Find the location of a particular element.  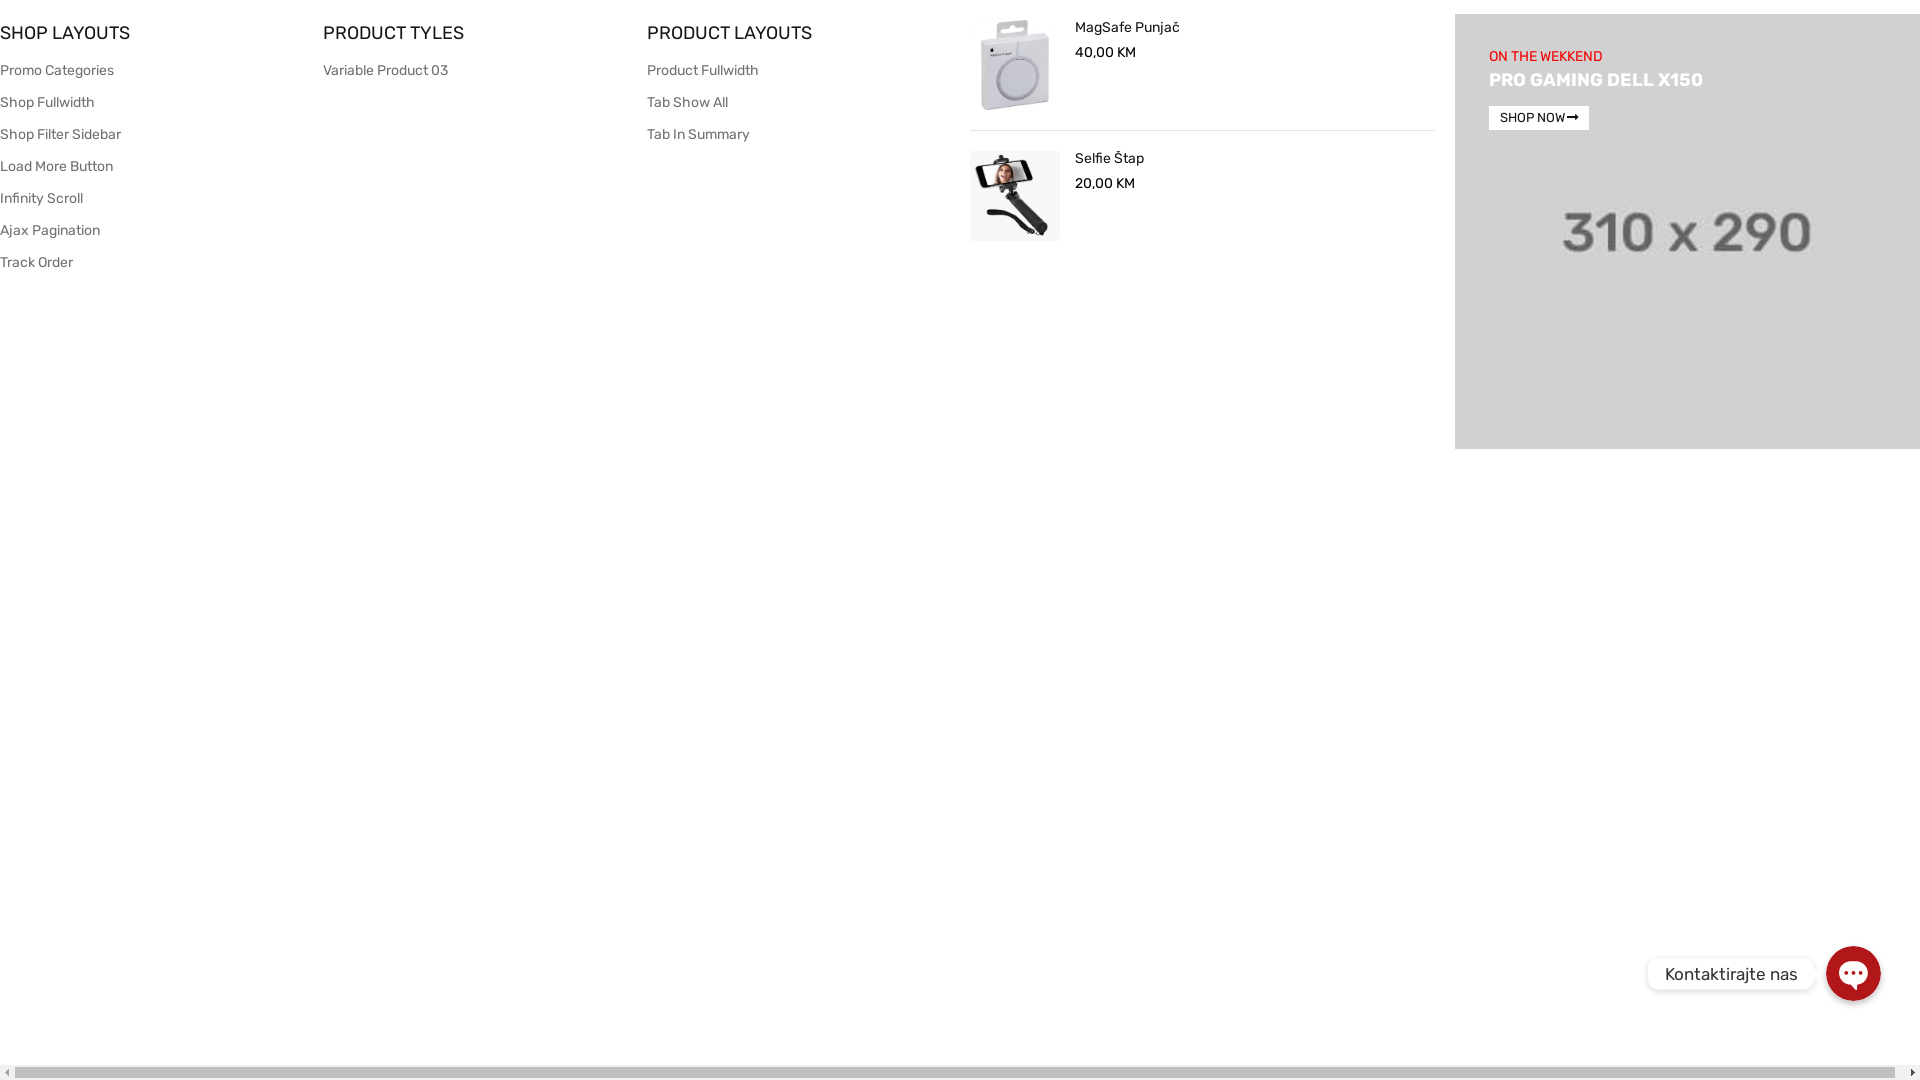

'Product Fullwidth' is located at coordinates (647, 69).